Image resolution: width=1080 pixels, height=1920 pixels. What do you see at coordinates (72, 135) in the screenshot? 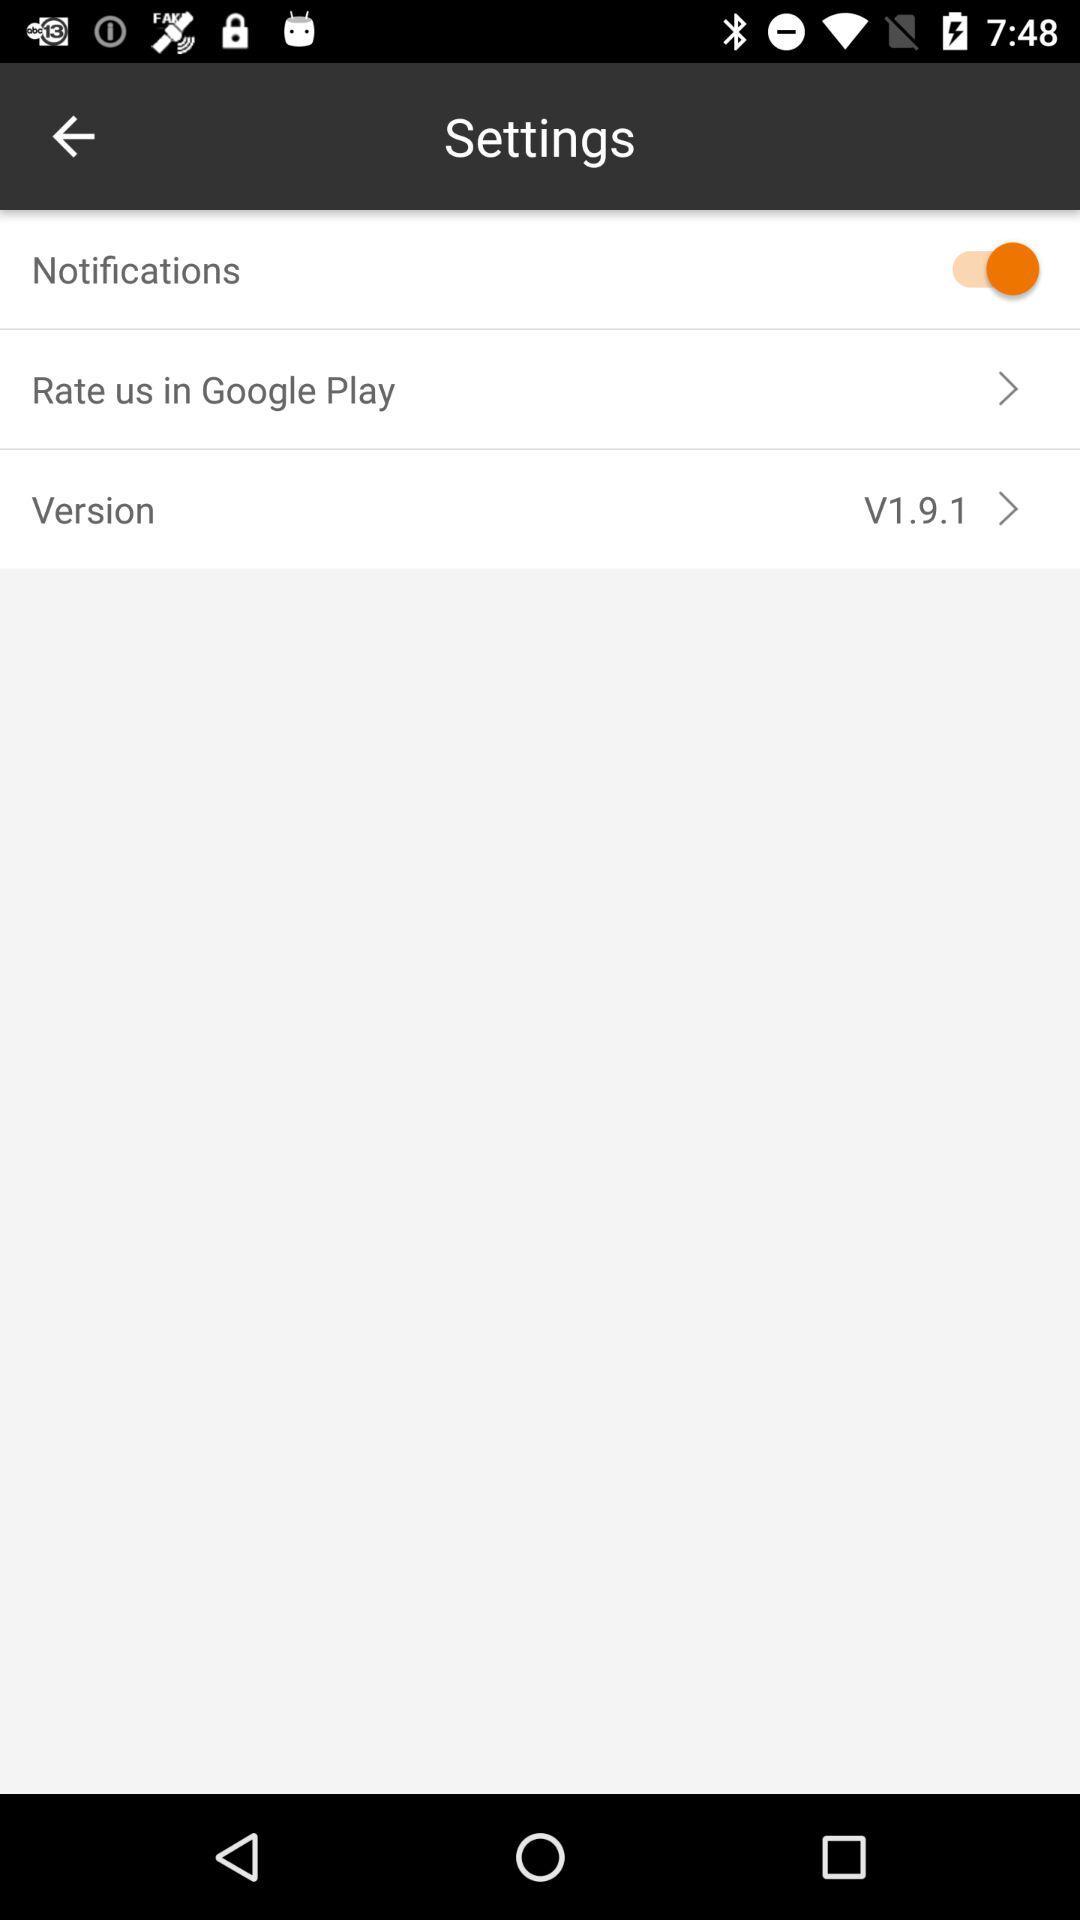
I see `the item next to the settings item` at bounding box center [72, 135].